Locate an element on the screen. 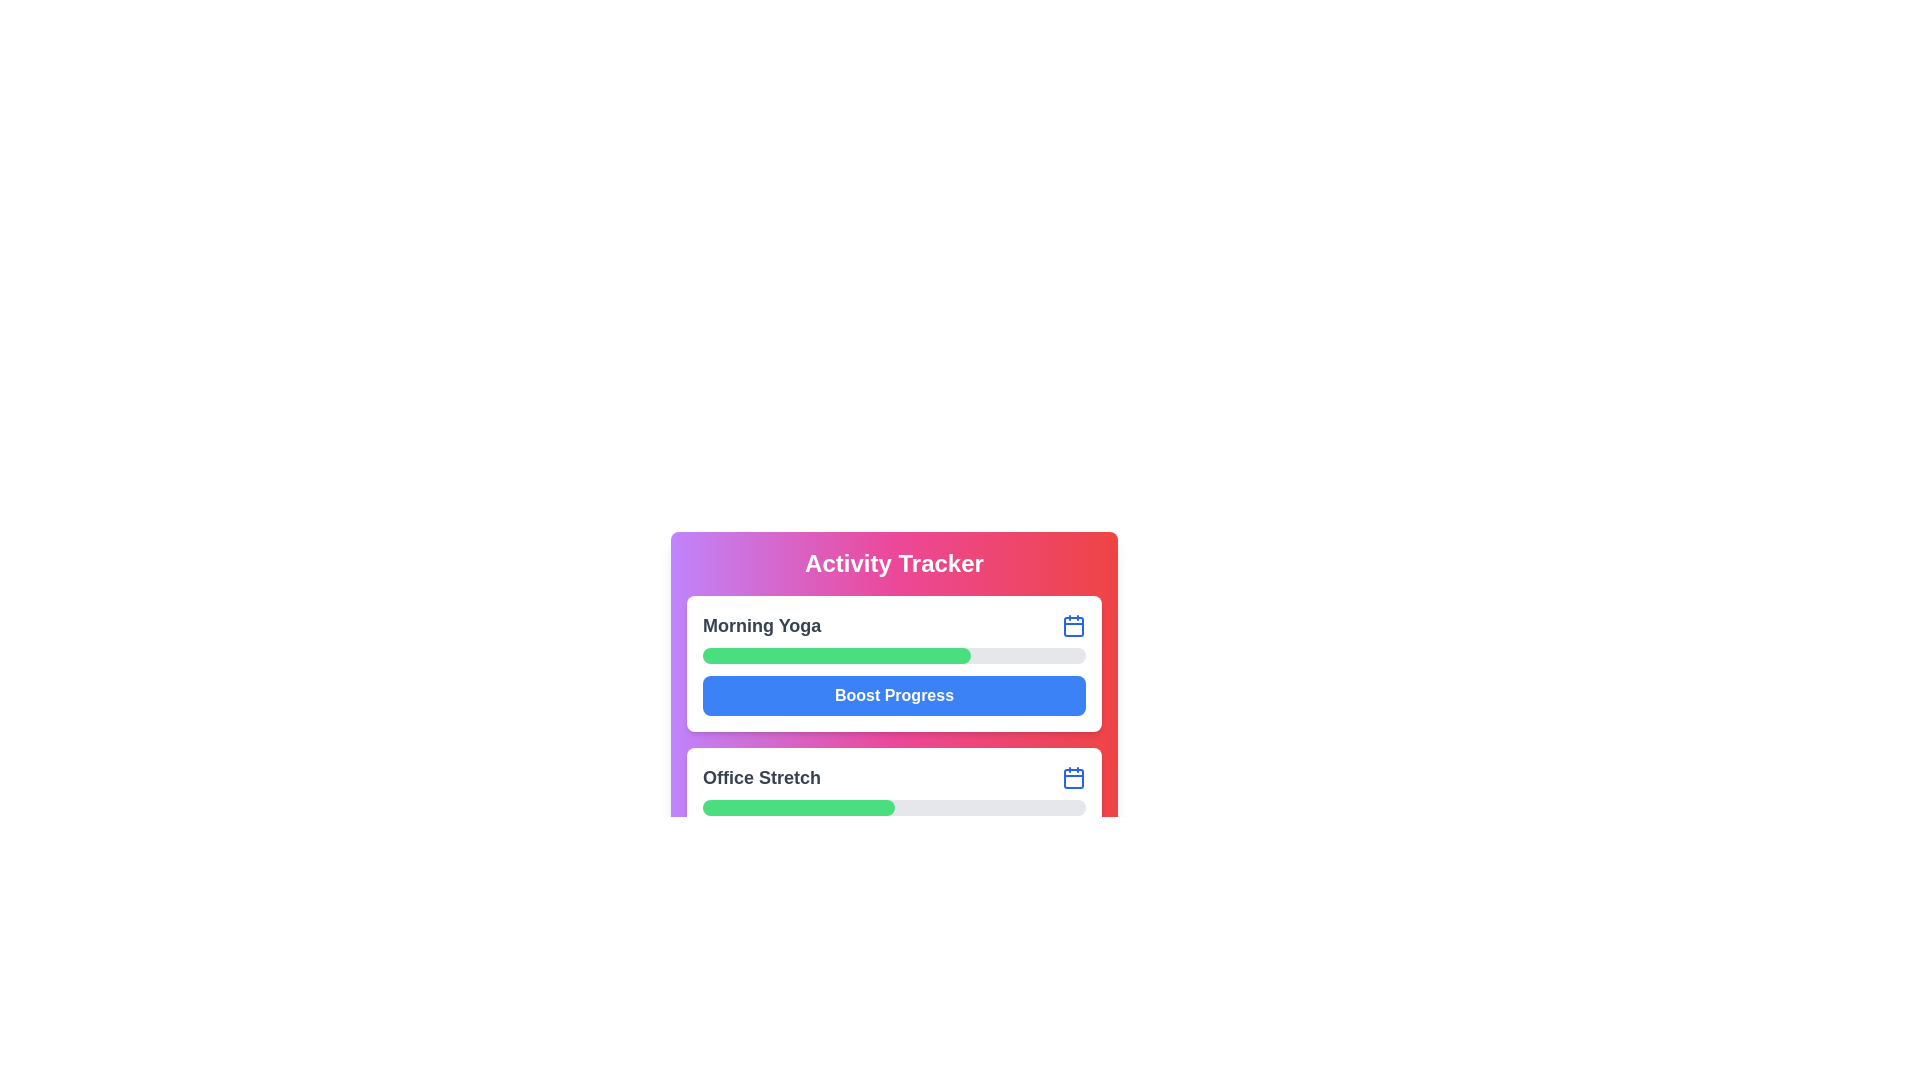 The height and width of the screenshot is (1080, 1920). the horizontal progress bar with a light gray background and green filled portion, located below the 'Morning Yoga' header text and above the 'Boost Progress' button is located at coordinates (893, 655).